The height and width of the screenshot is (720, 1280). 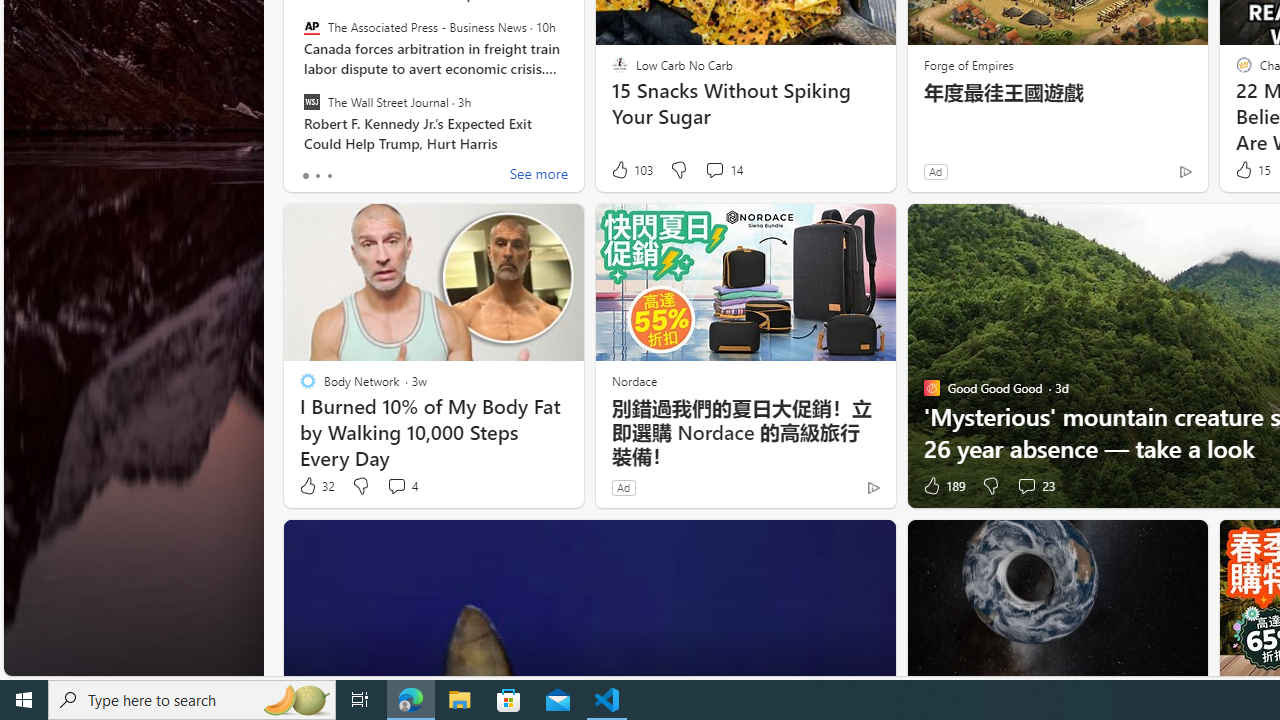 I want to click on '103 Like', so click(x=630, y=169).